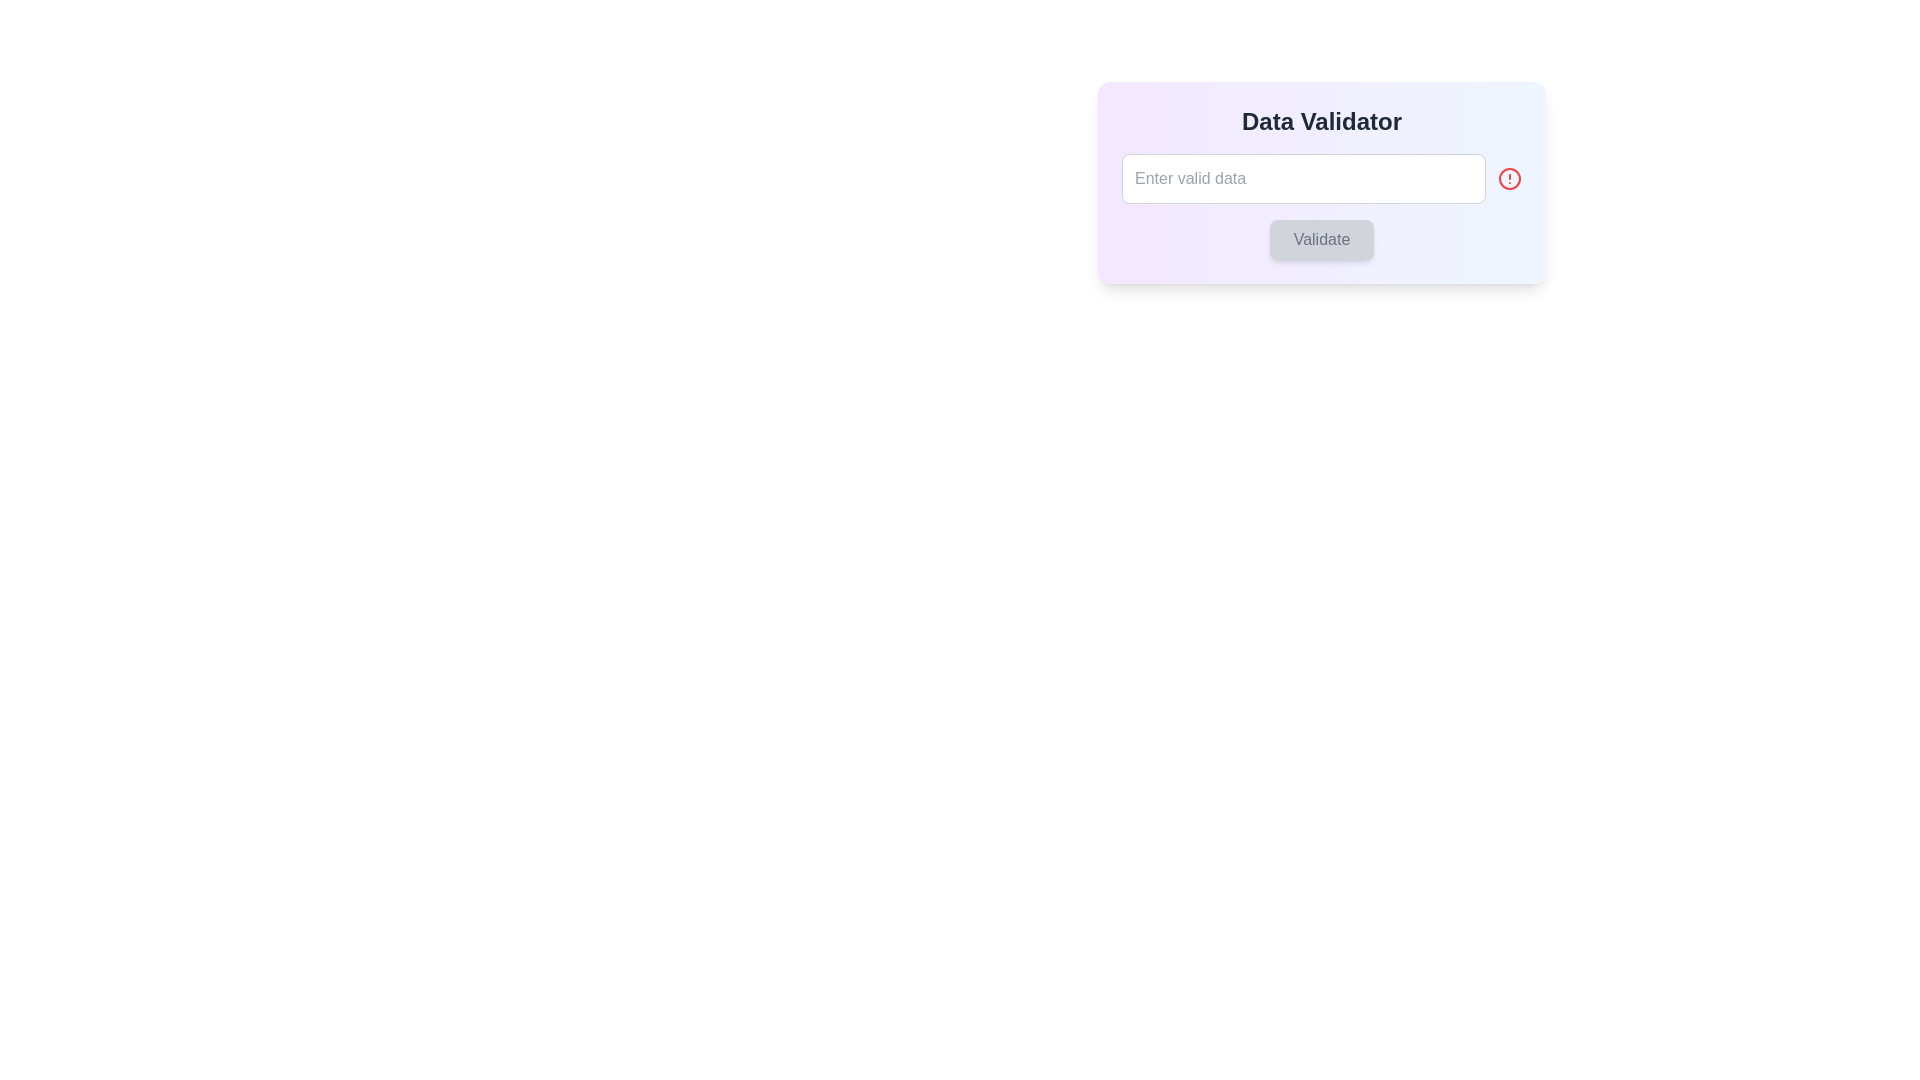 Image resolution: width=1920 pixels, height=1080 pixels. I want to click on the 'Validate' button with a gray background and rounded corners, located in the lower portion of the 'Data Validator' card, so click(1321, 238).